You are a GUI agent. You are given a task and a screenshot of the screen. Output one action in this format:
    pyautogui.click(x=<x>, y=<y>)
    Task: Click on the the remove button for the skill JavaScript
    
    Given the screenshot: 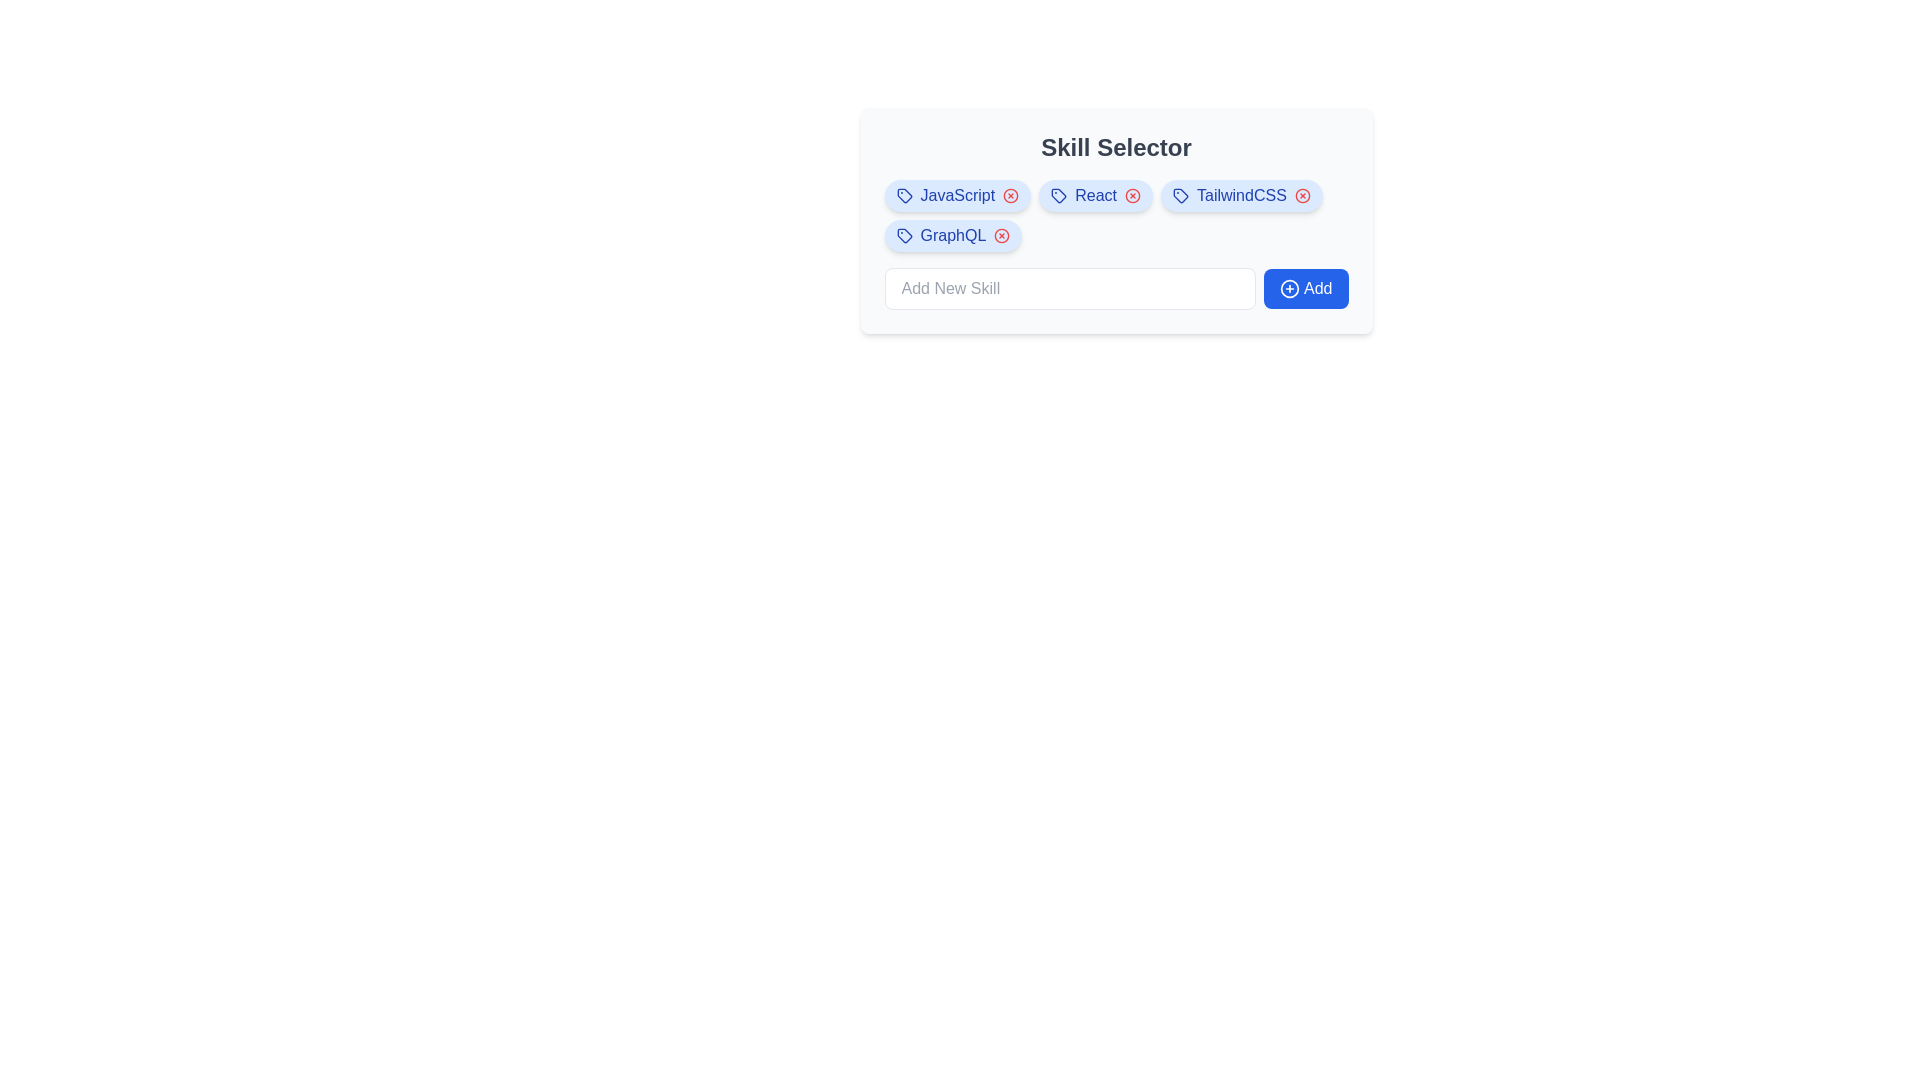 What is the action you would take?
    pyautogui.click(x=1011, y=196)
    